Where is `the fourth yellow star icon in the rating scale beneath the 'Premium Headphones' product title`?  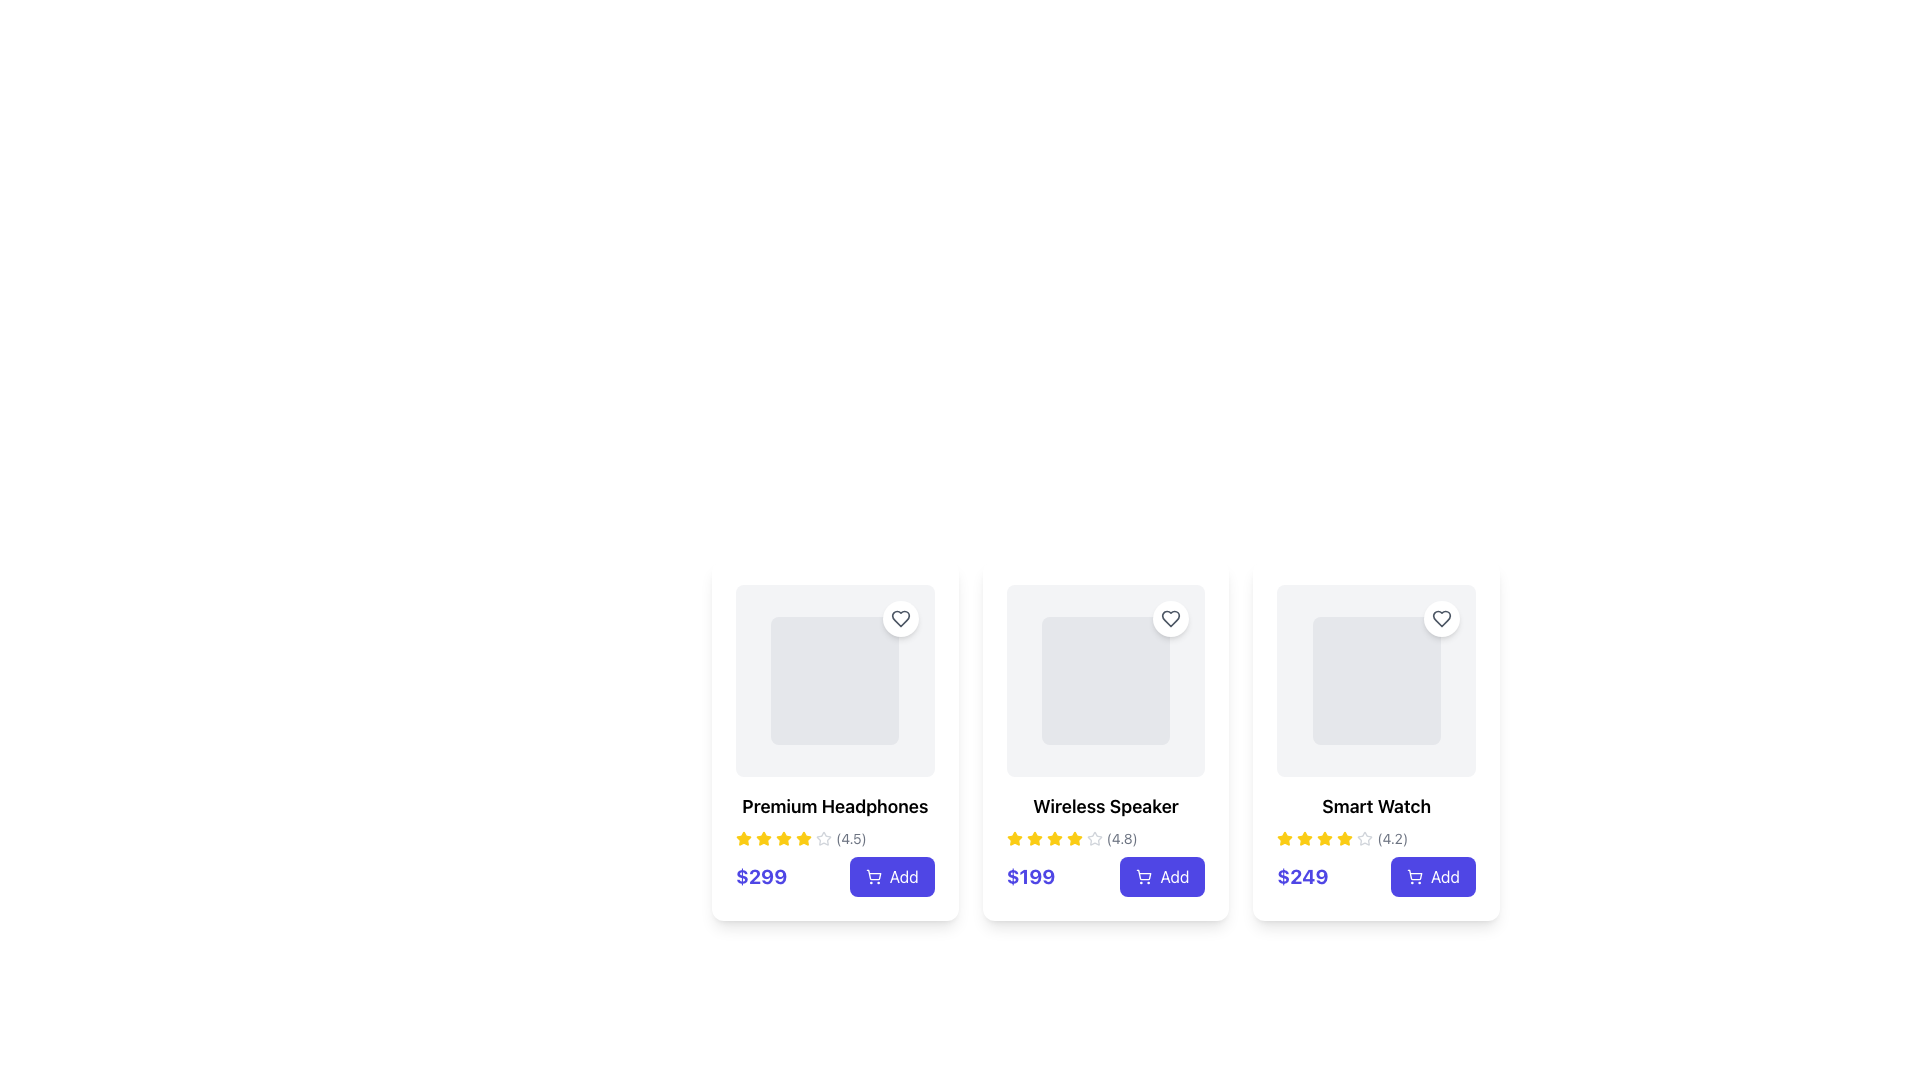 the fourth yellow star icon in the rating scale beneath the 'Premium Headphones' product title is located at coordinates (782, 839).